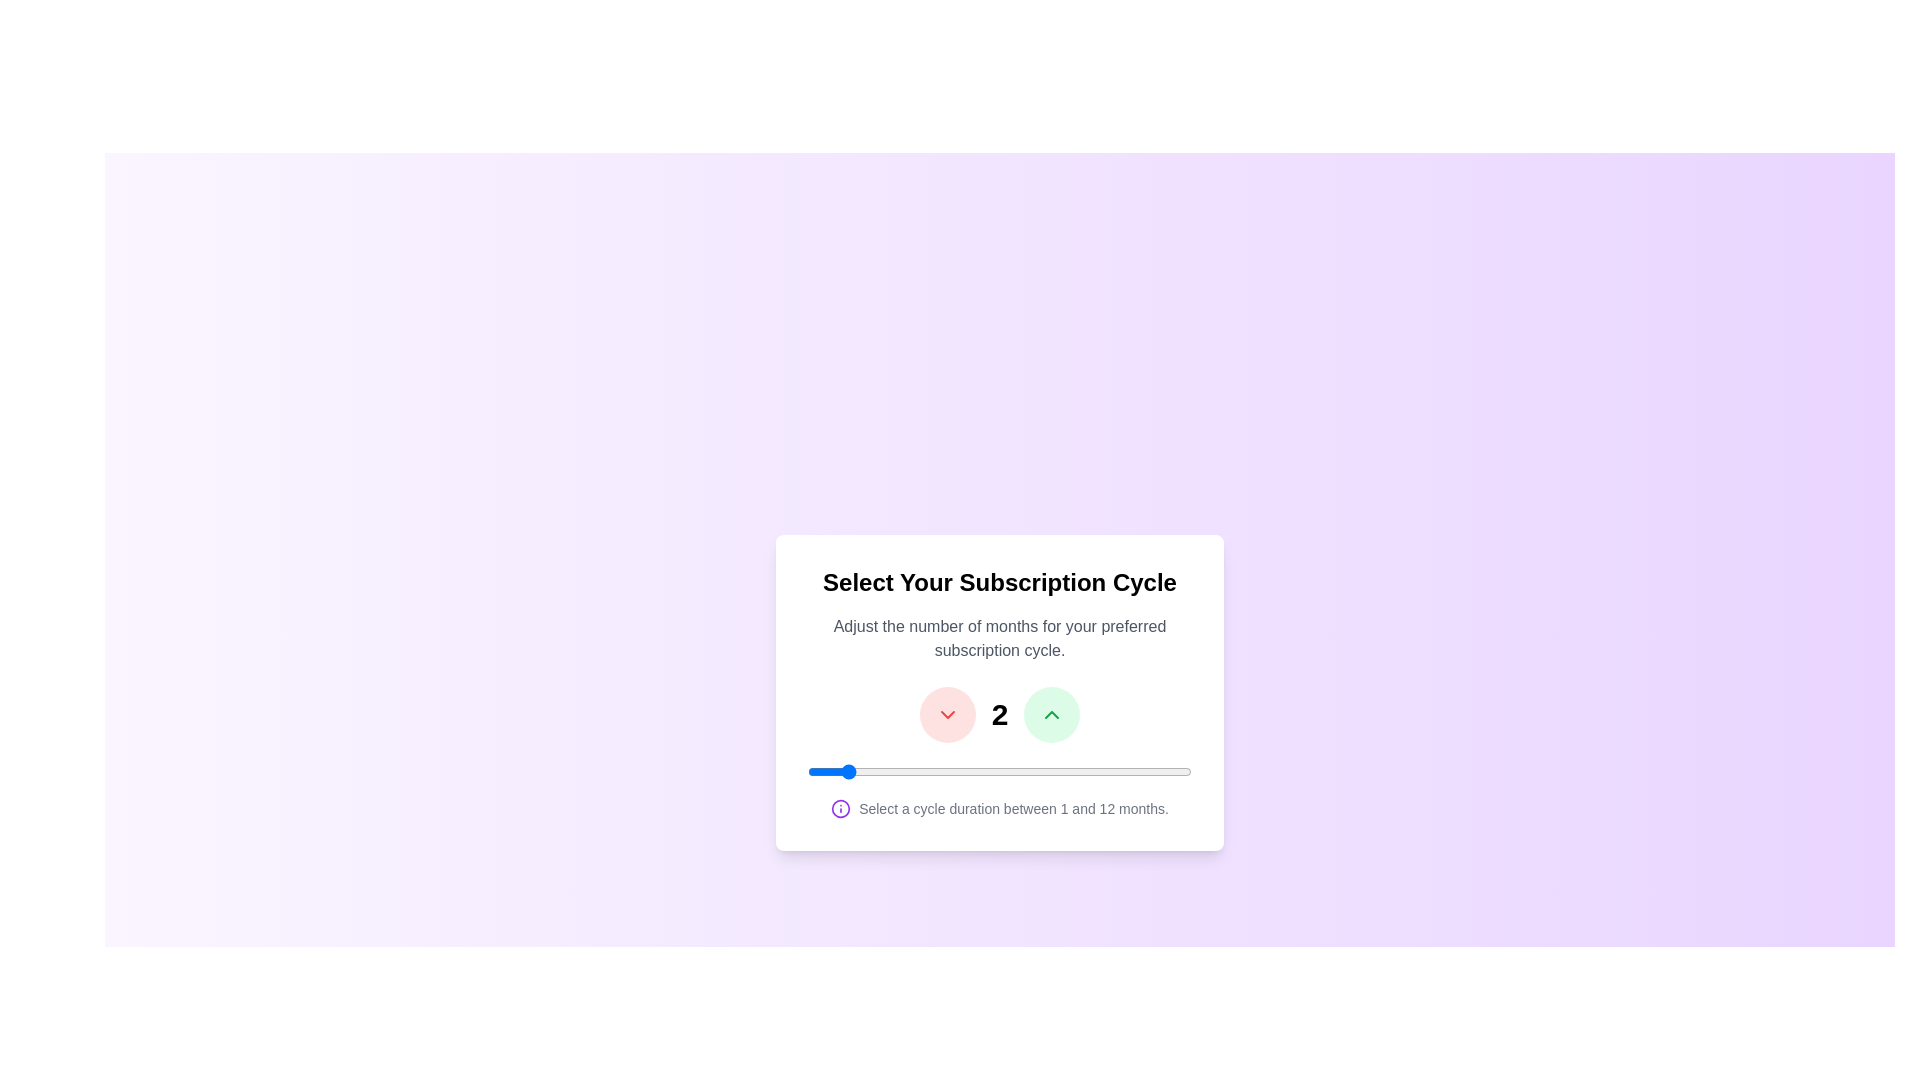 The image size is (1920, 1080). Describe the element at coordinates (946, 713) in the screenshot. I see `the SVG icon with a red circular background that expands the dropdown menu for selecting subscription options` at that location.